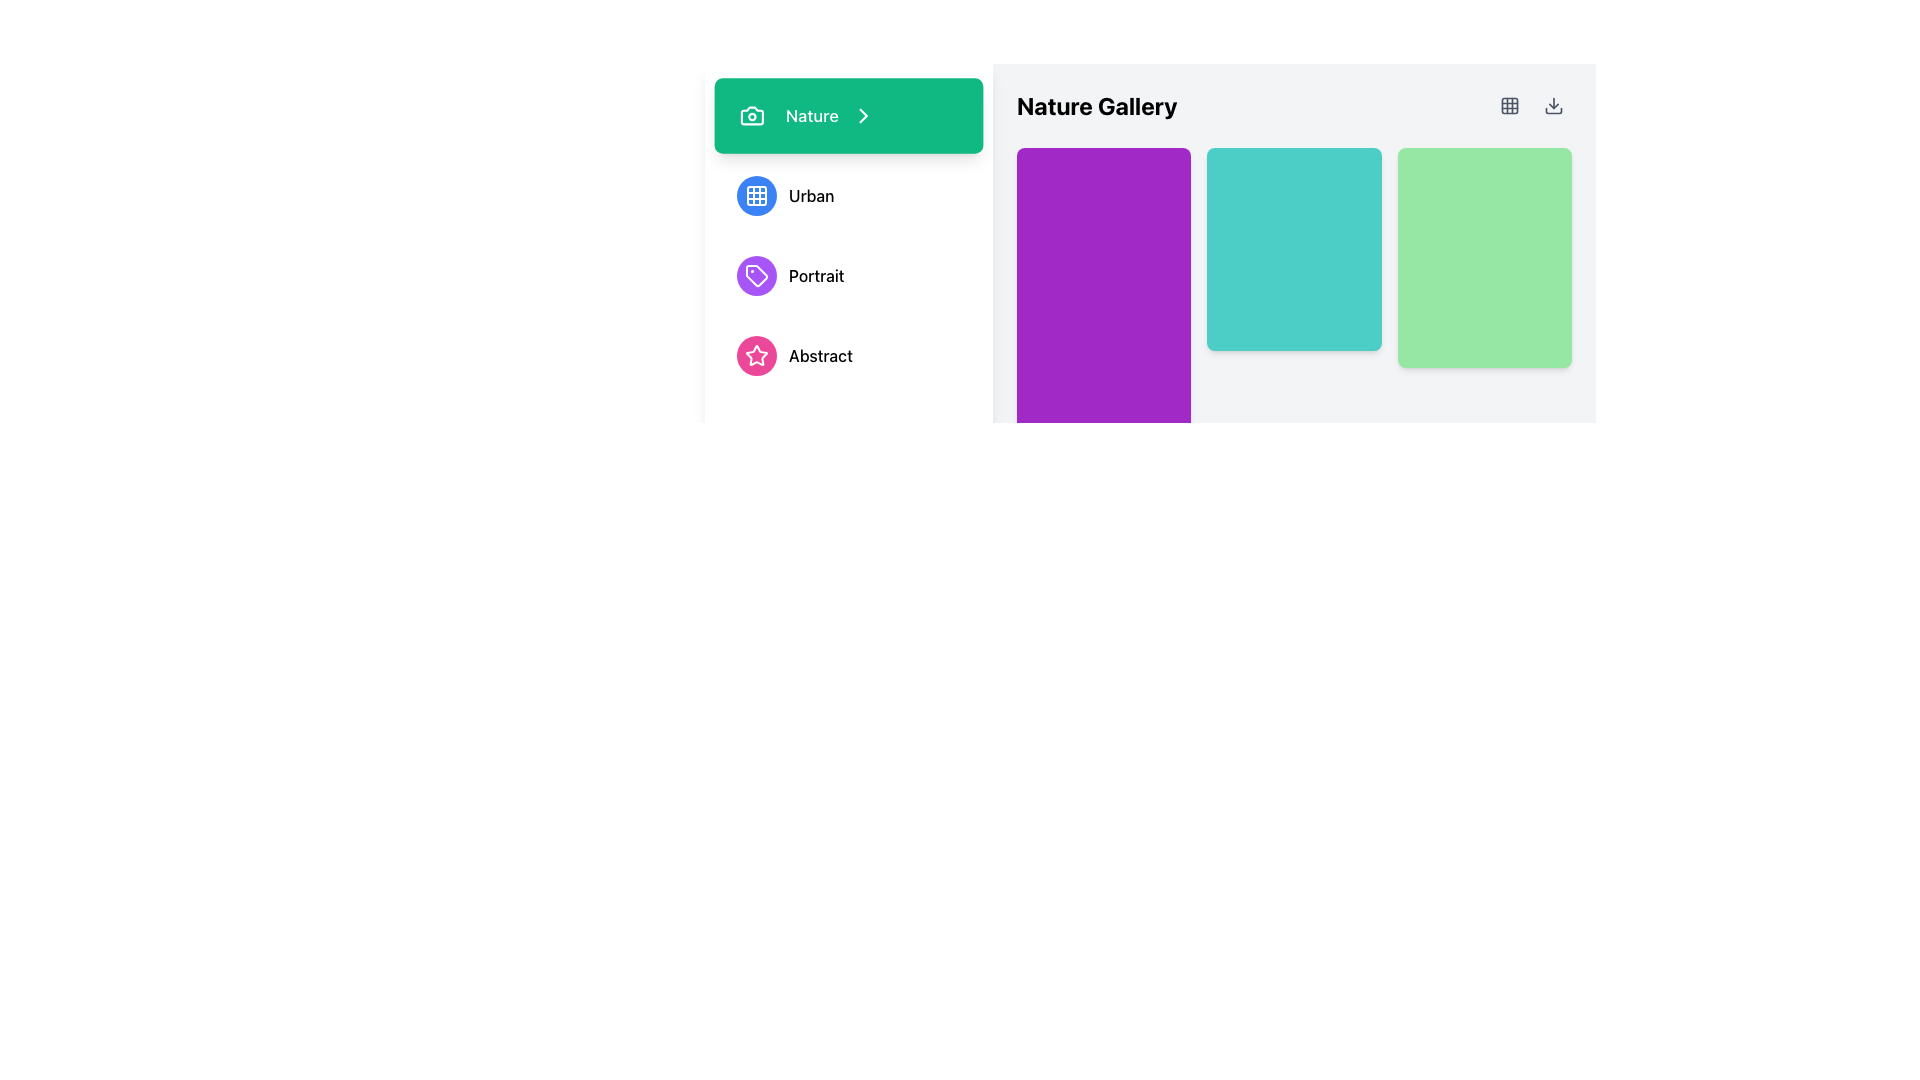 This screenshot has height=1080, width=1920. What do you see at coordinates (1510, 105) in the screenshot?
I see `the square button with a light gray background and rounded corners, which contains a 3x3 grid icon, located at the top-right corner of the interface` at bounding box center [1510, 105].